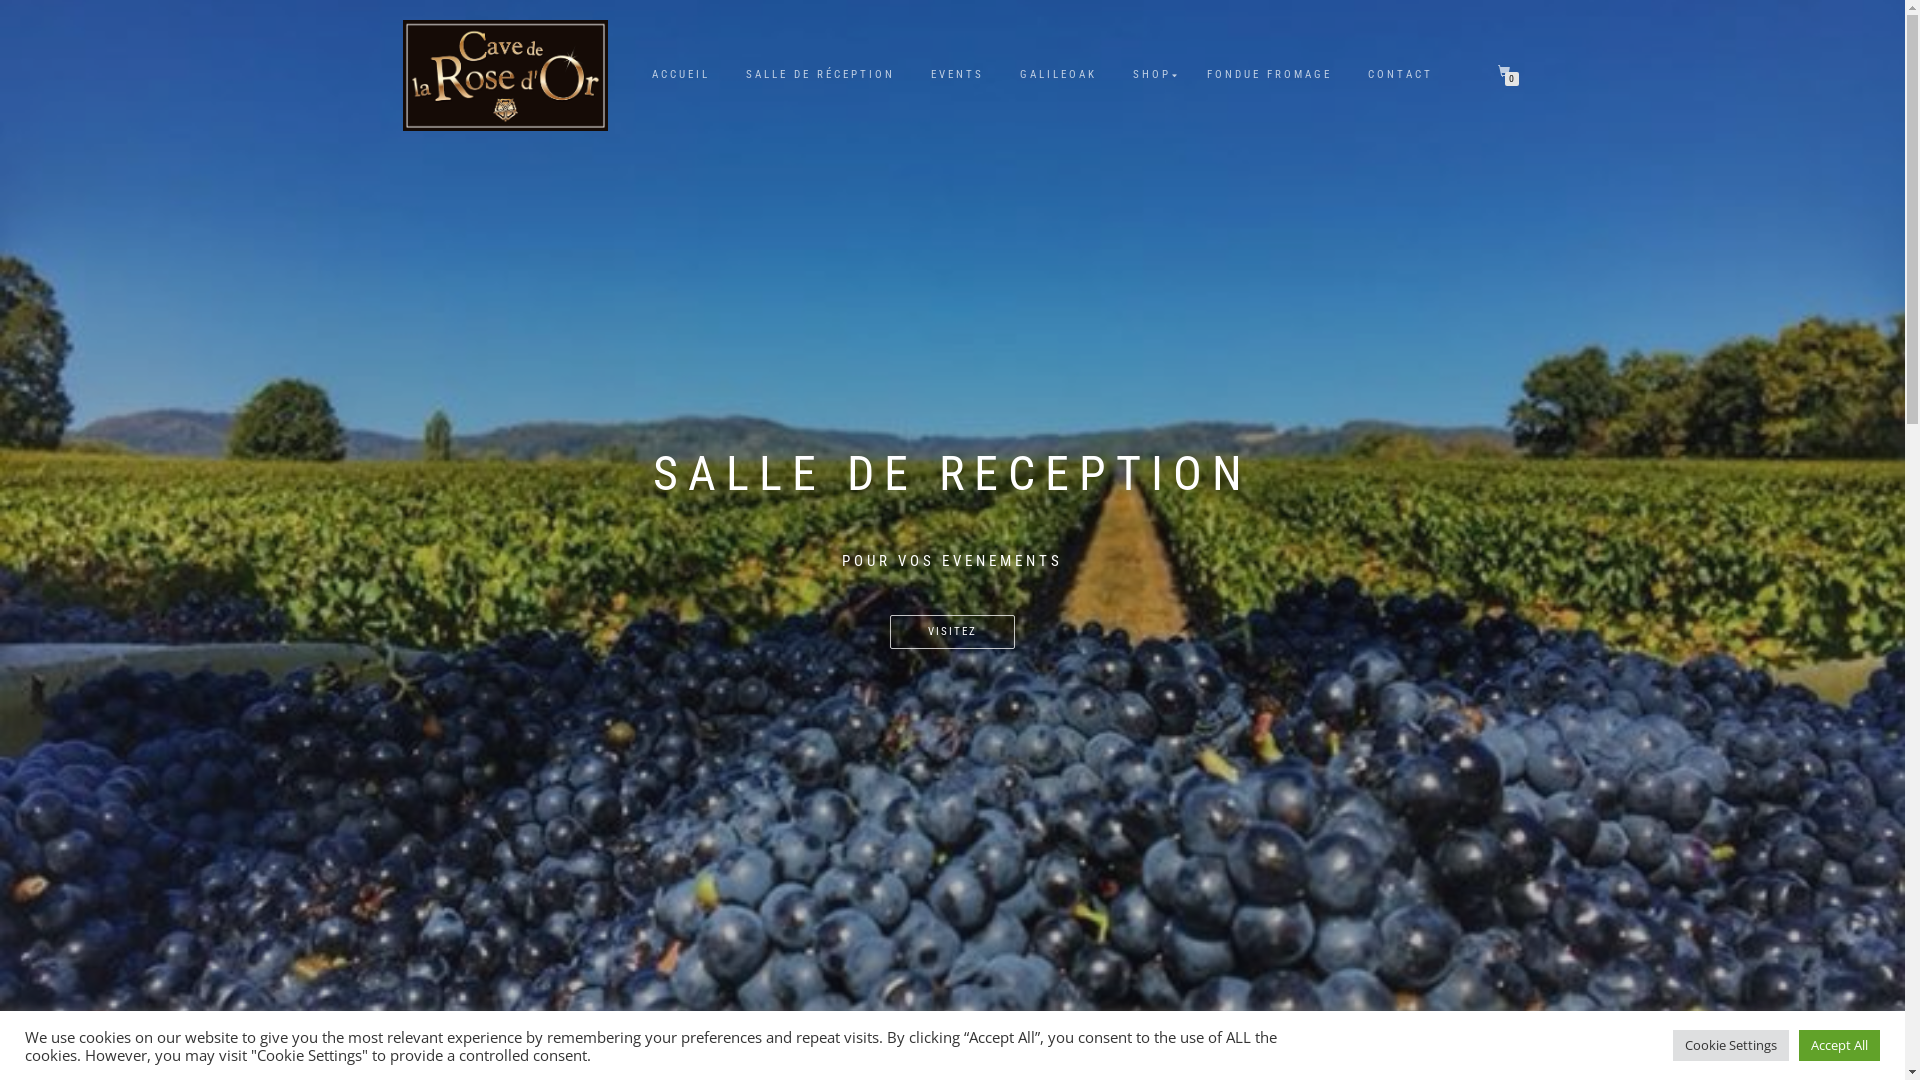  What do you see at coordinates (1352, 73) in the screenshot?
I see `'CONTACT'` at bounding box center [1352, 73].